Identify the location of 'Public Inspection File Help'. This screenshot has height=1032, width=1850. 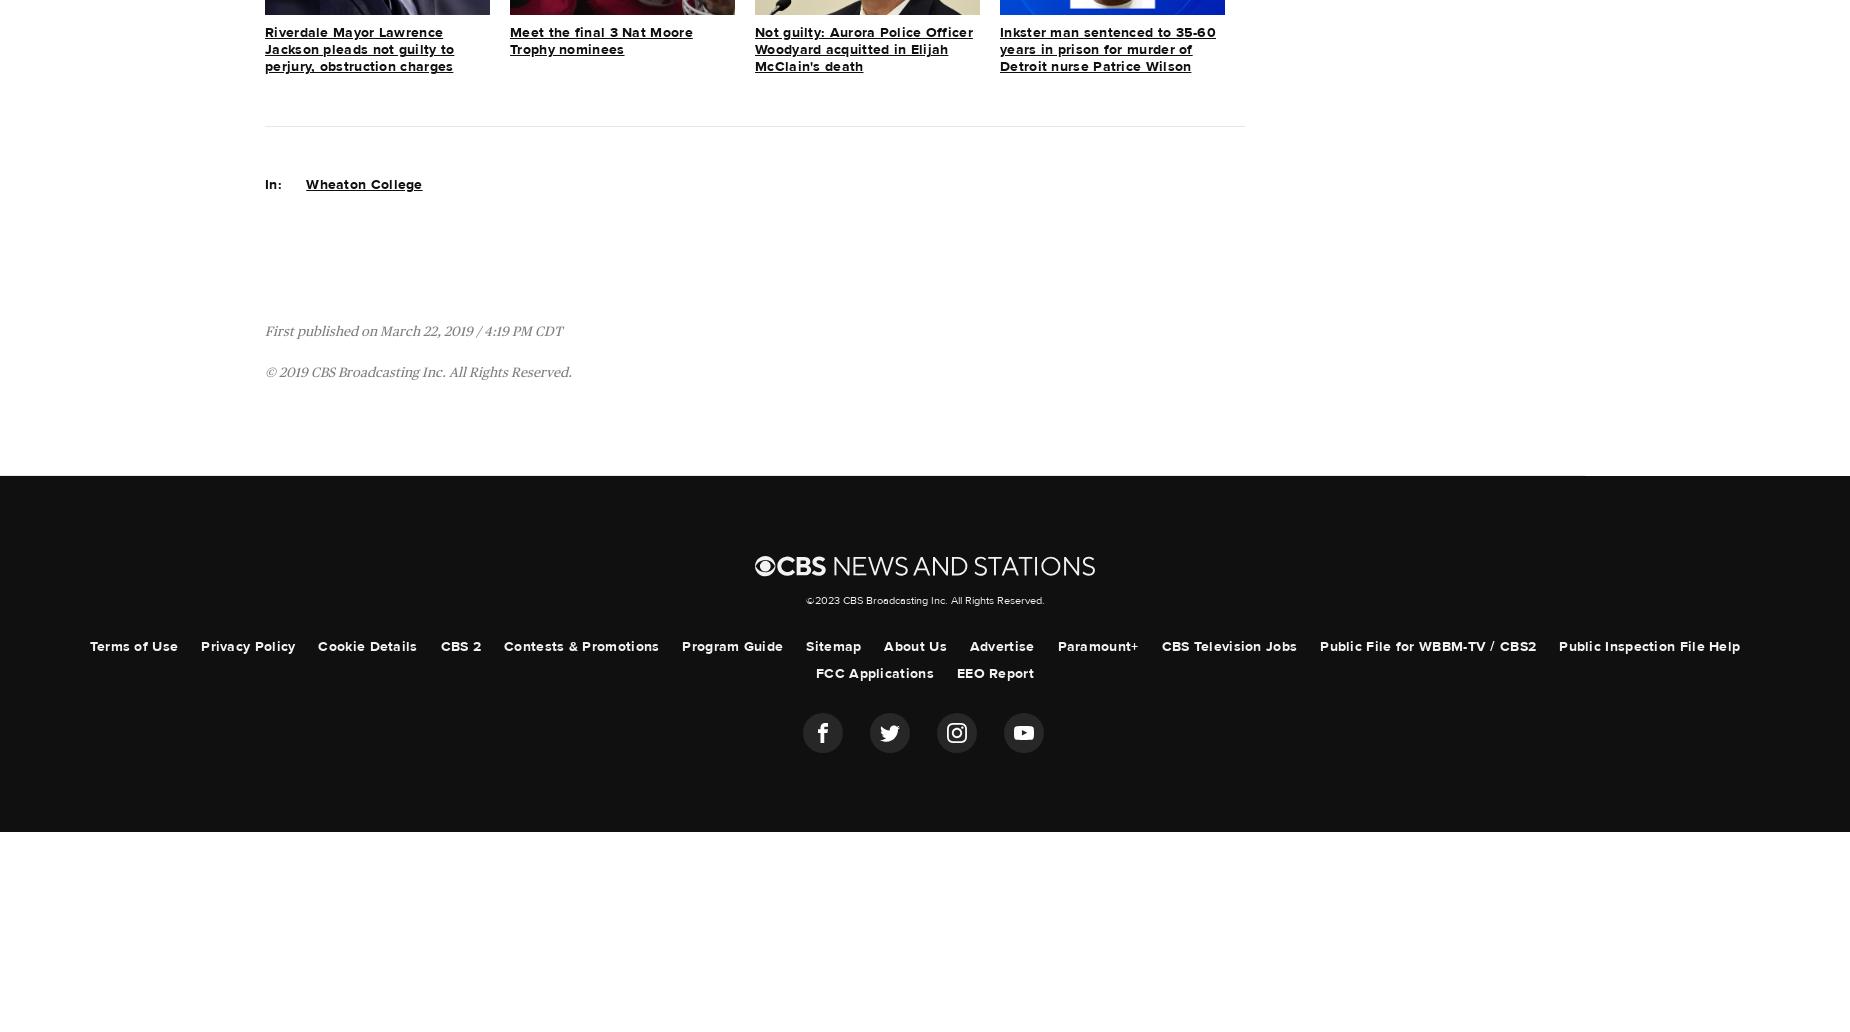
(1558, 645).